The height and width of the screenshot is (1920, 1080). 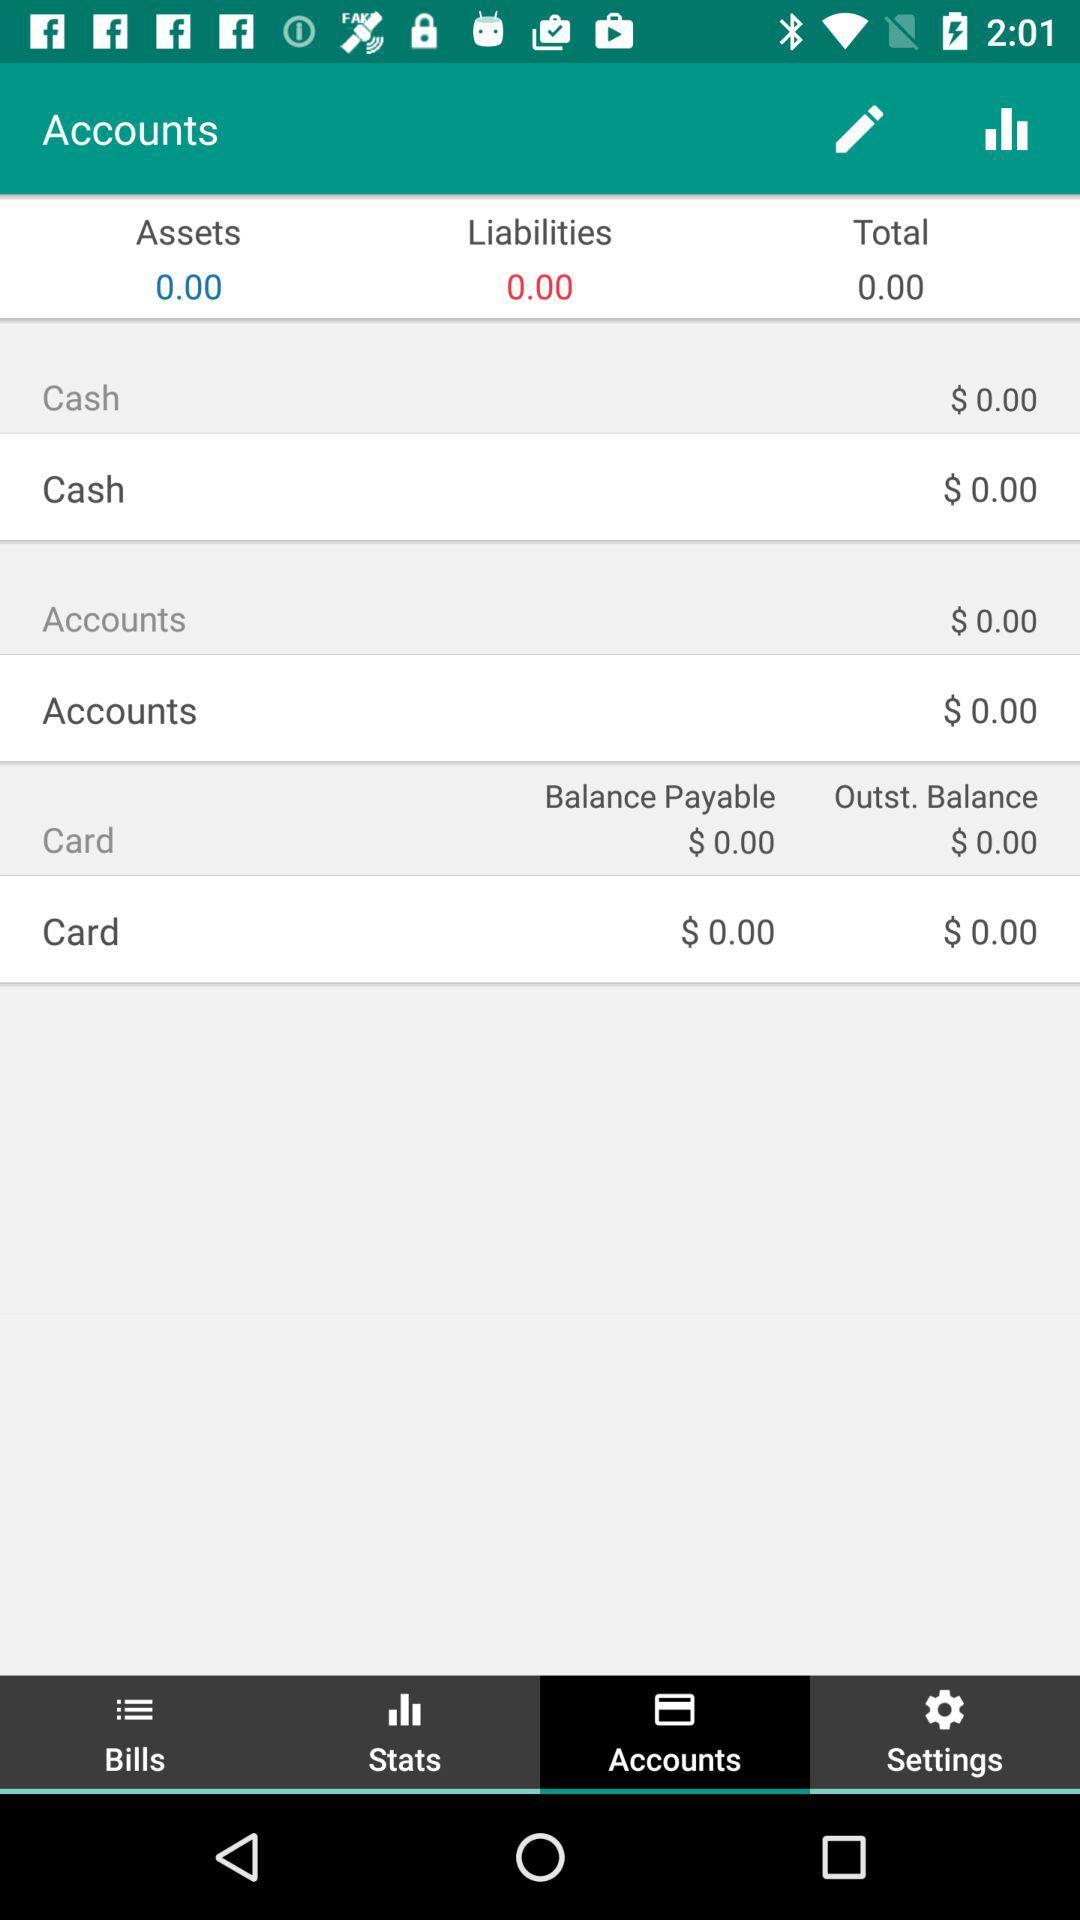 What do you see at coordinates (858, 127) in the screenshot?
I see `edit the text` at bounding box center [858, 127].